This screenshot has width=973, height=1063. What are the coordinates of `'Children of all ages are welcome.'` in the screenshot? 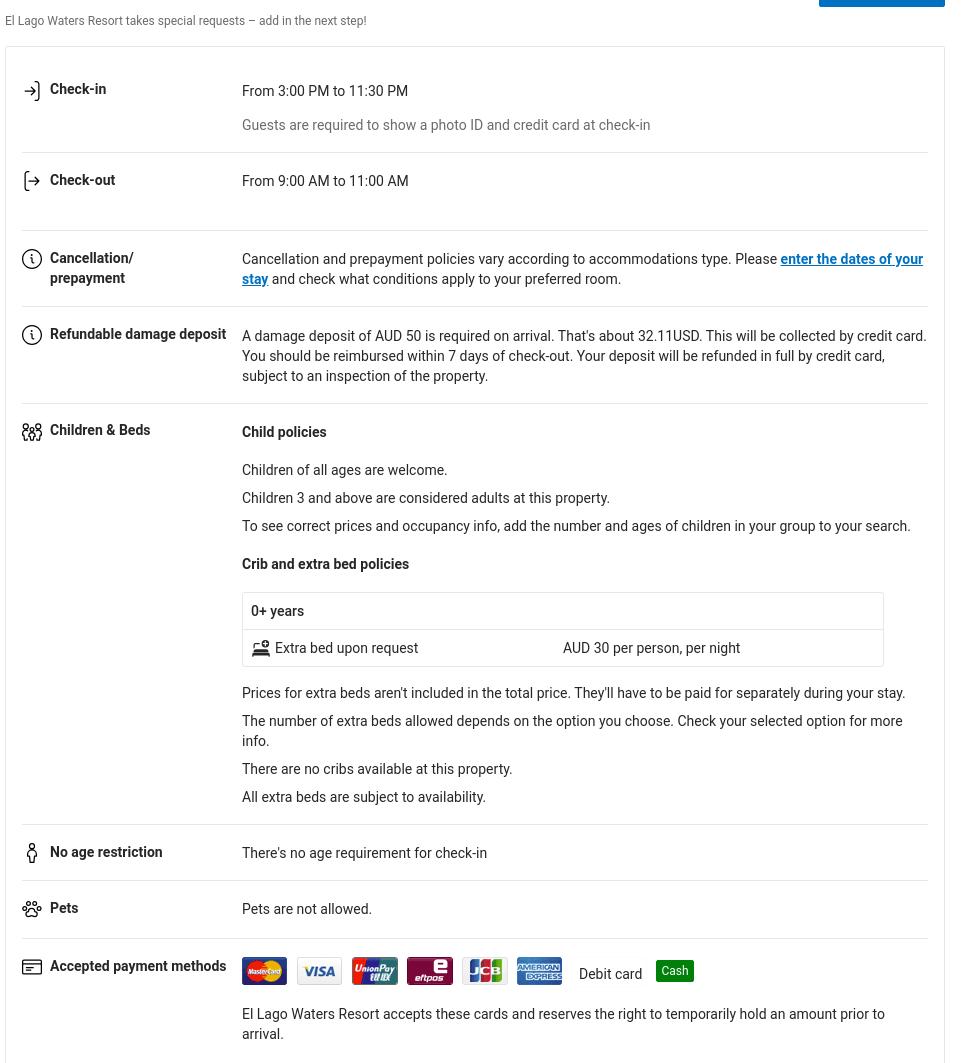 It's located at (344, 468).